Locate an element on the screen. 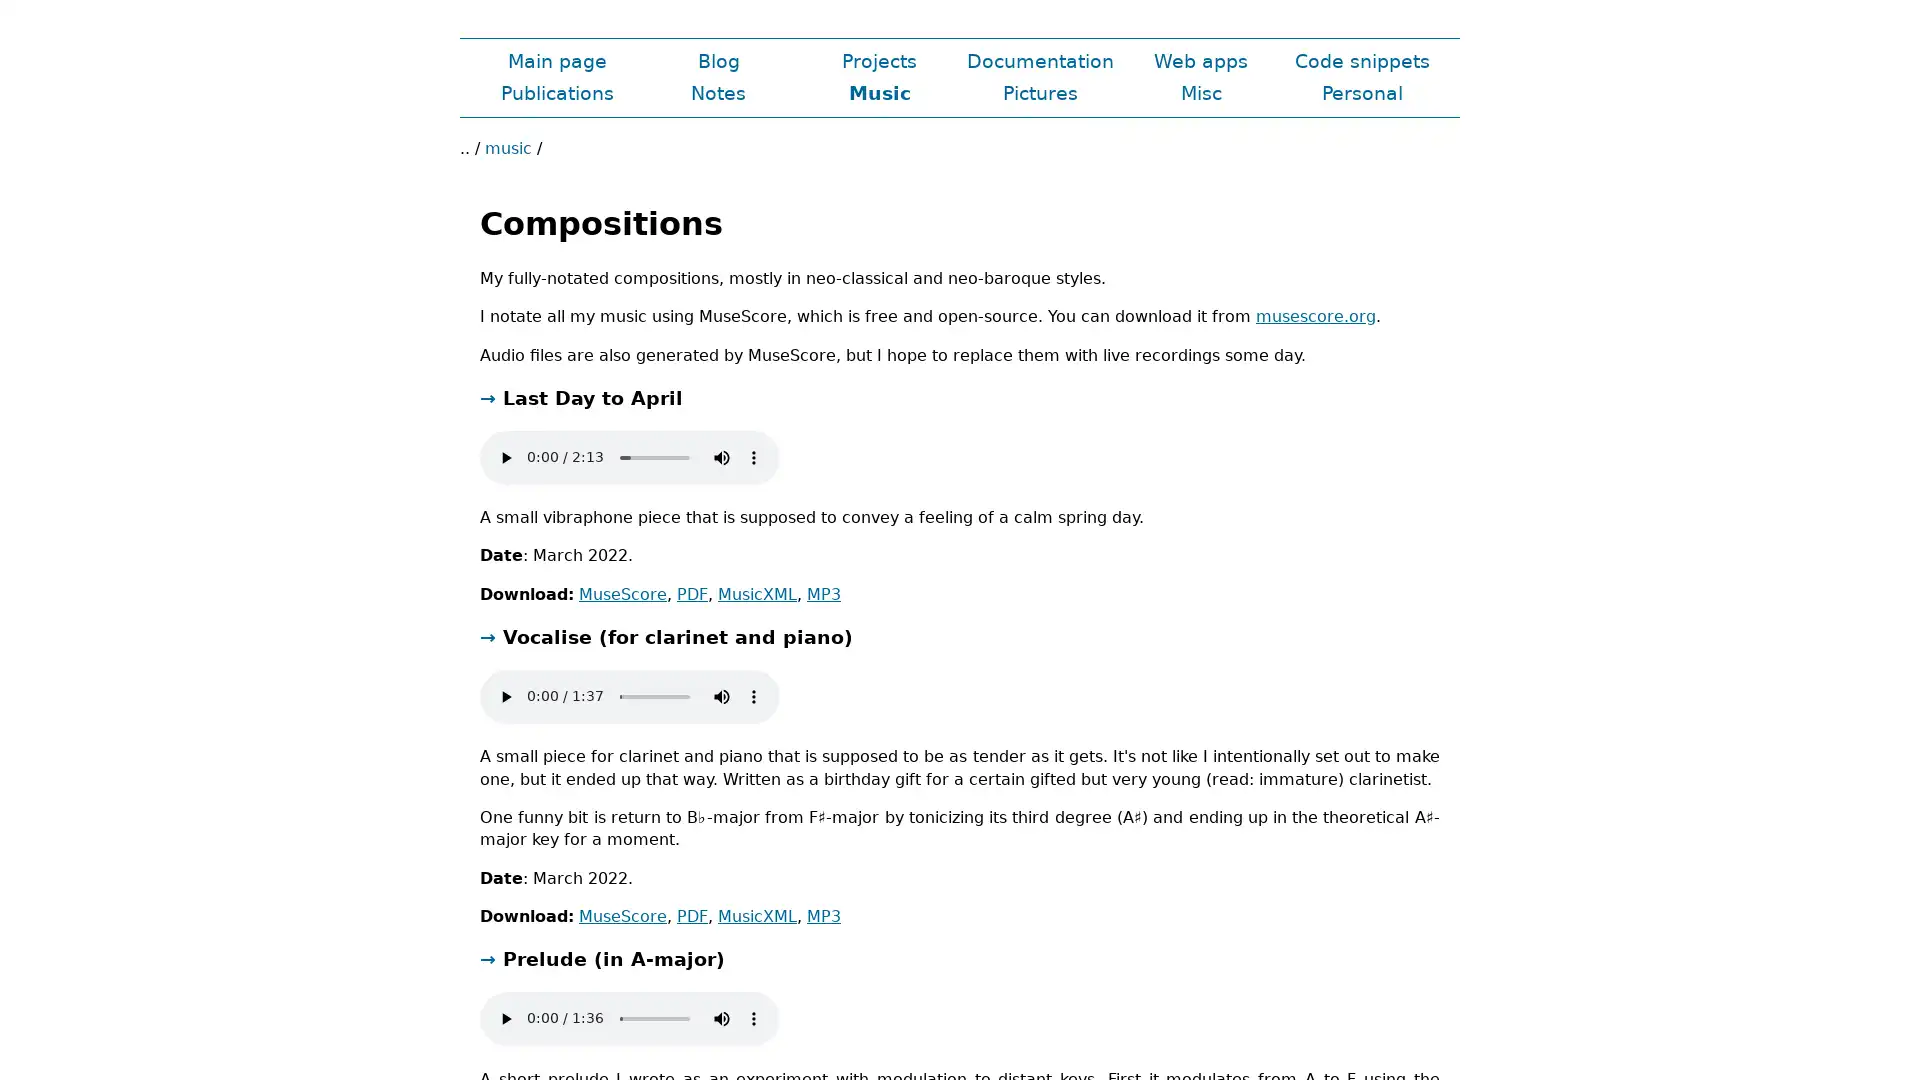 The image size is (1920, 1080). show more media controls is located at coordinates (752, 694).